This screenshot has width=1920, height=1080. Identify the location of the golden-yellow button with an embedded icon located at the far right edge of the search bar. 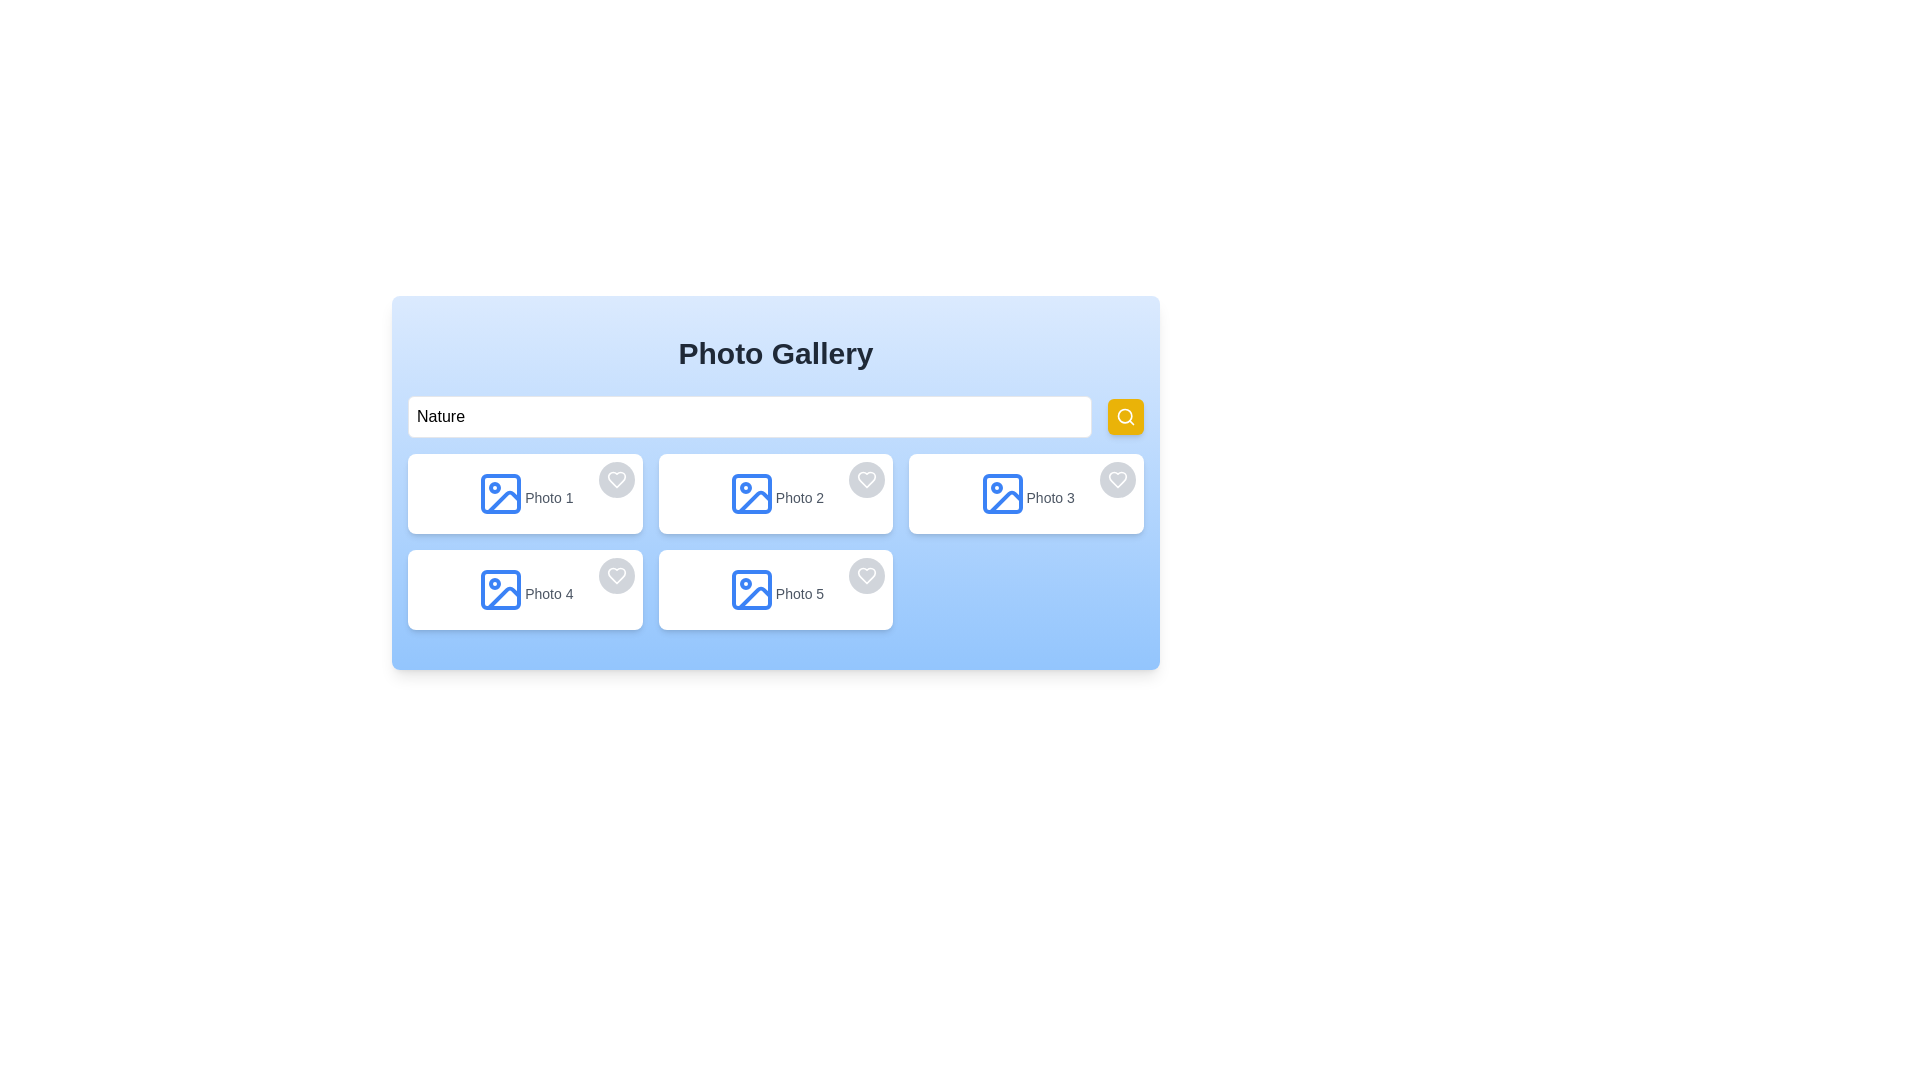
(1126, 415).